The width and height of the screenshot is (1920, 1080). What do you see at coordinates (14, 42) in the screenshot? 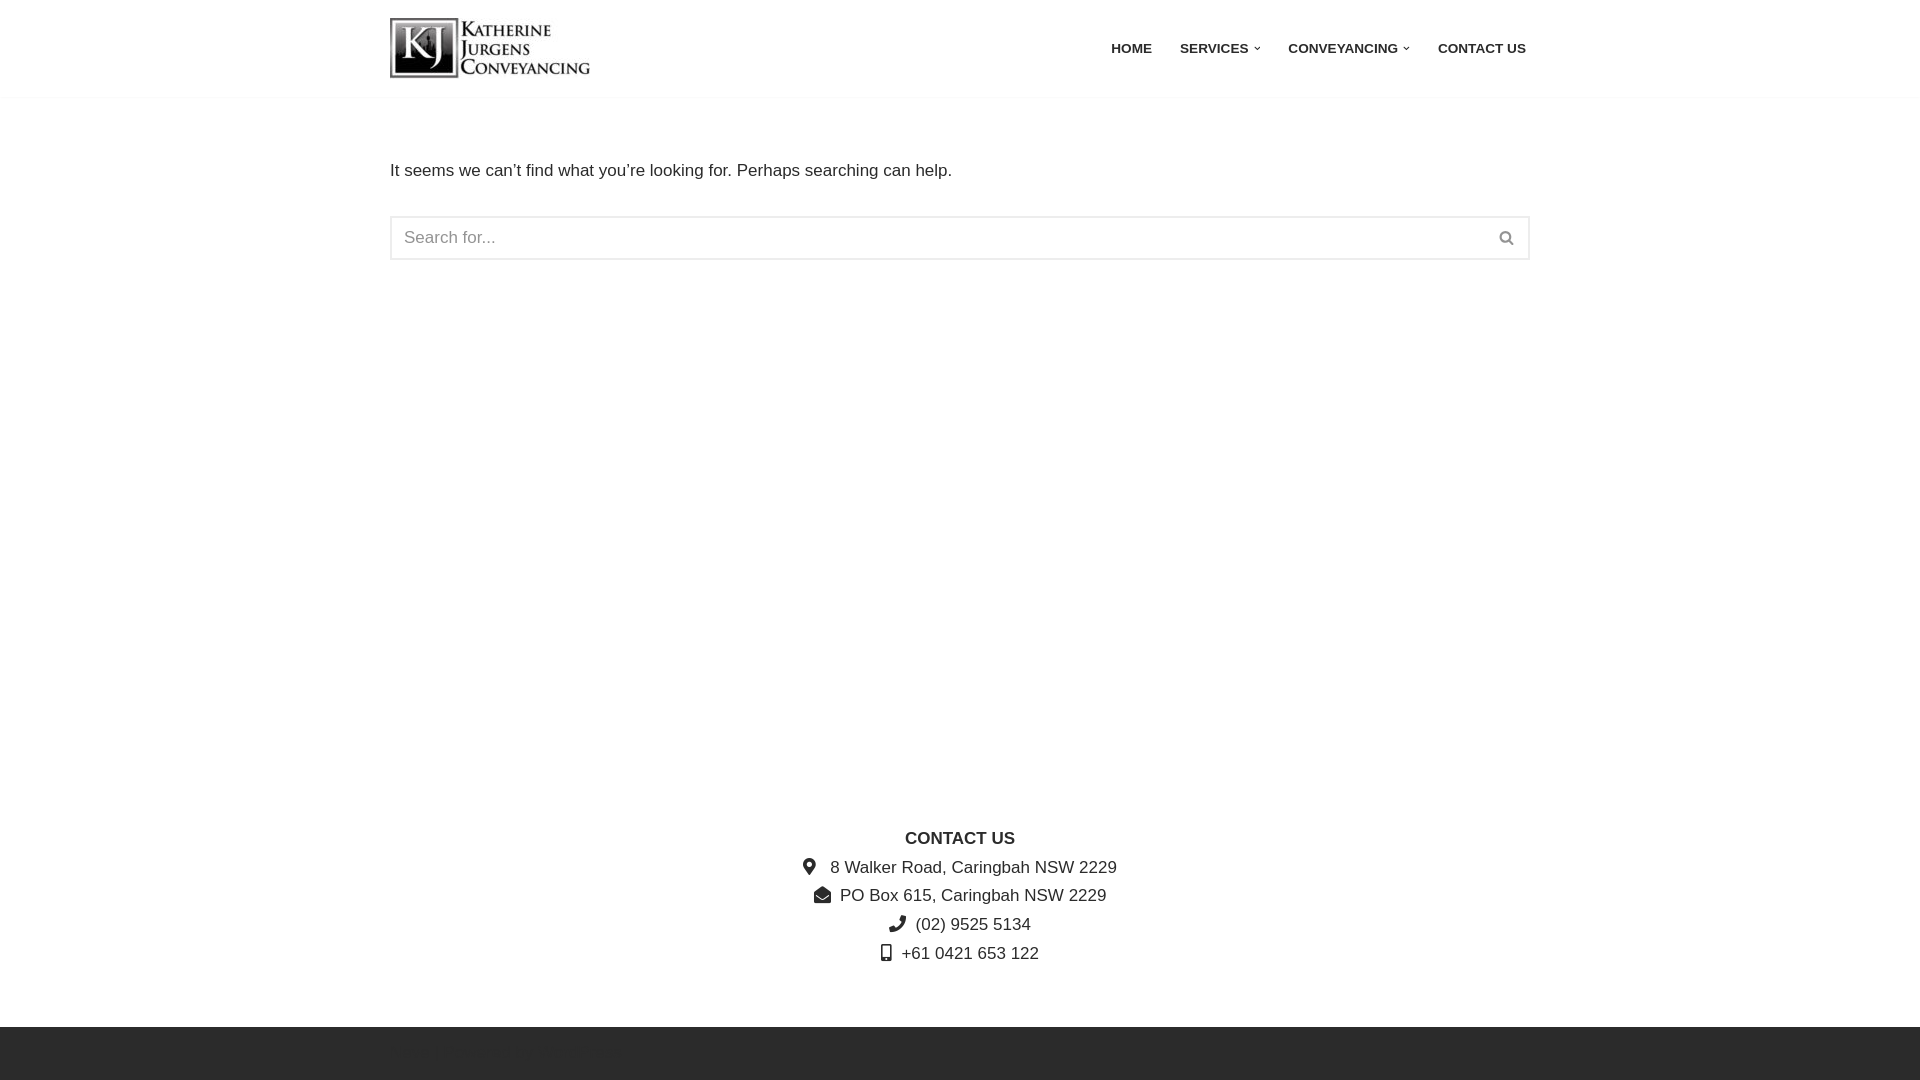
I see `'Skip to content'` at bounding box center [14, 42].